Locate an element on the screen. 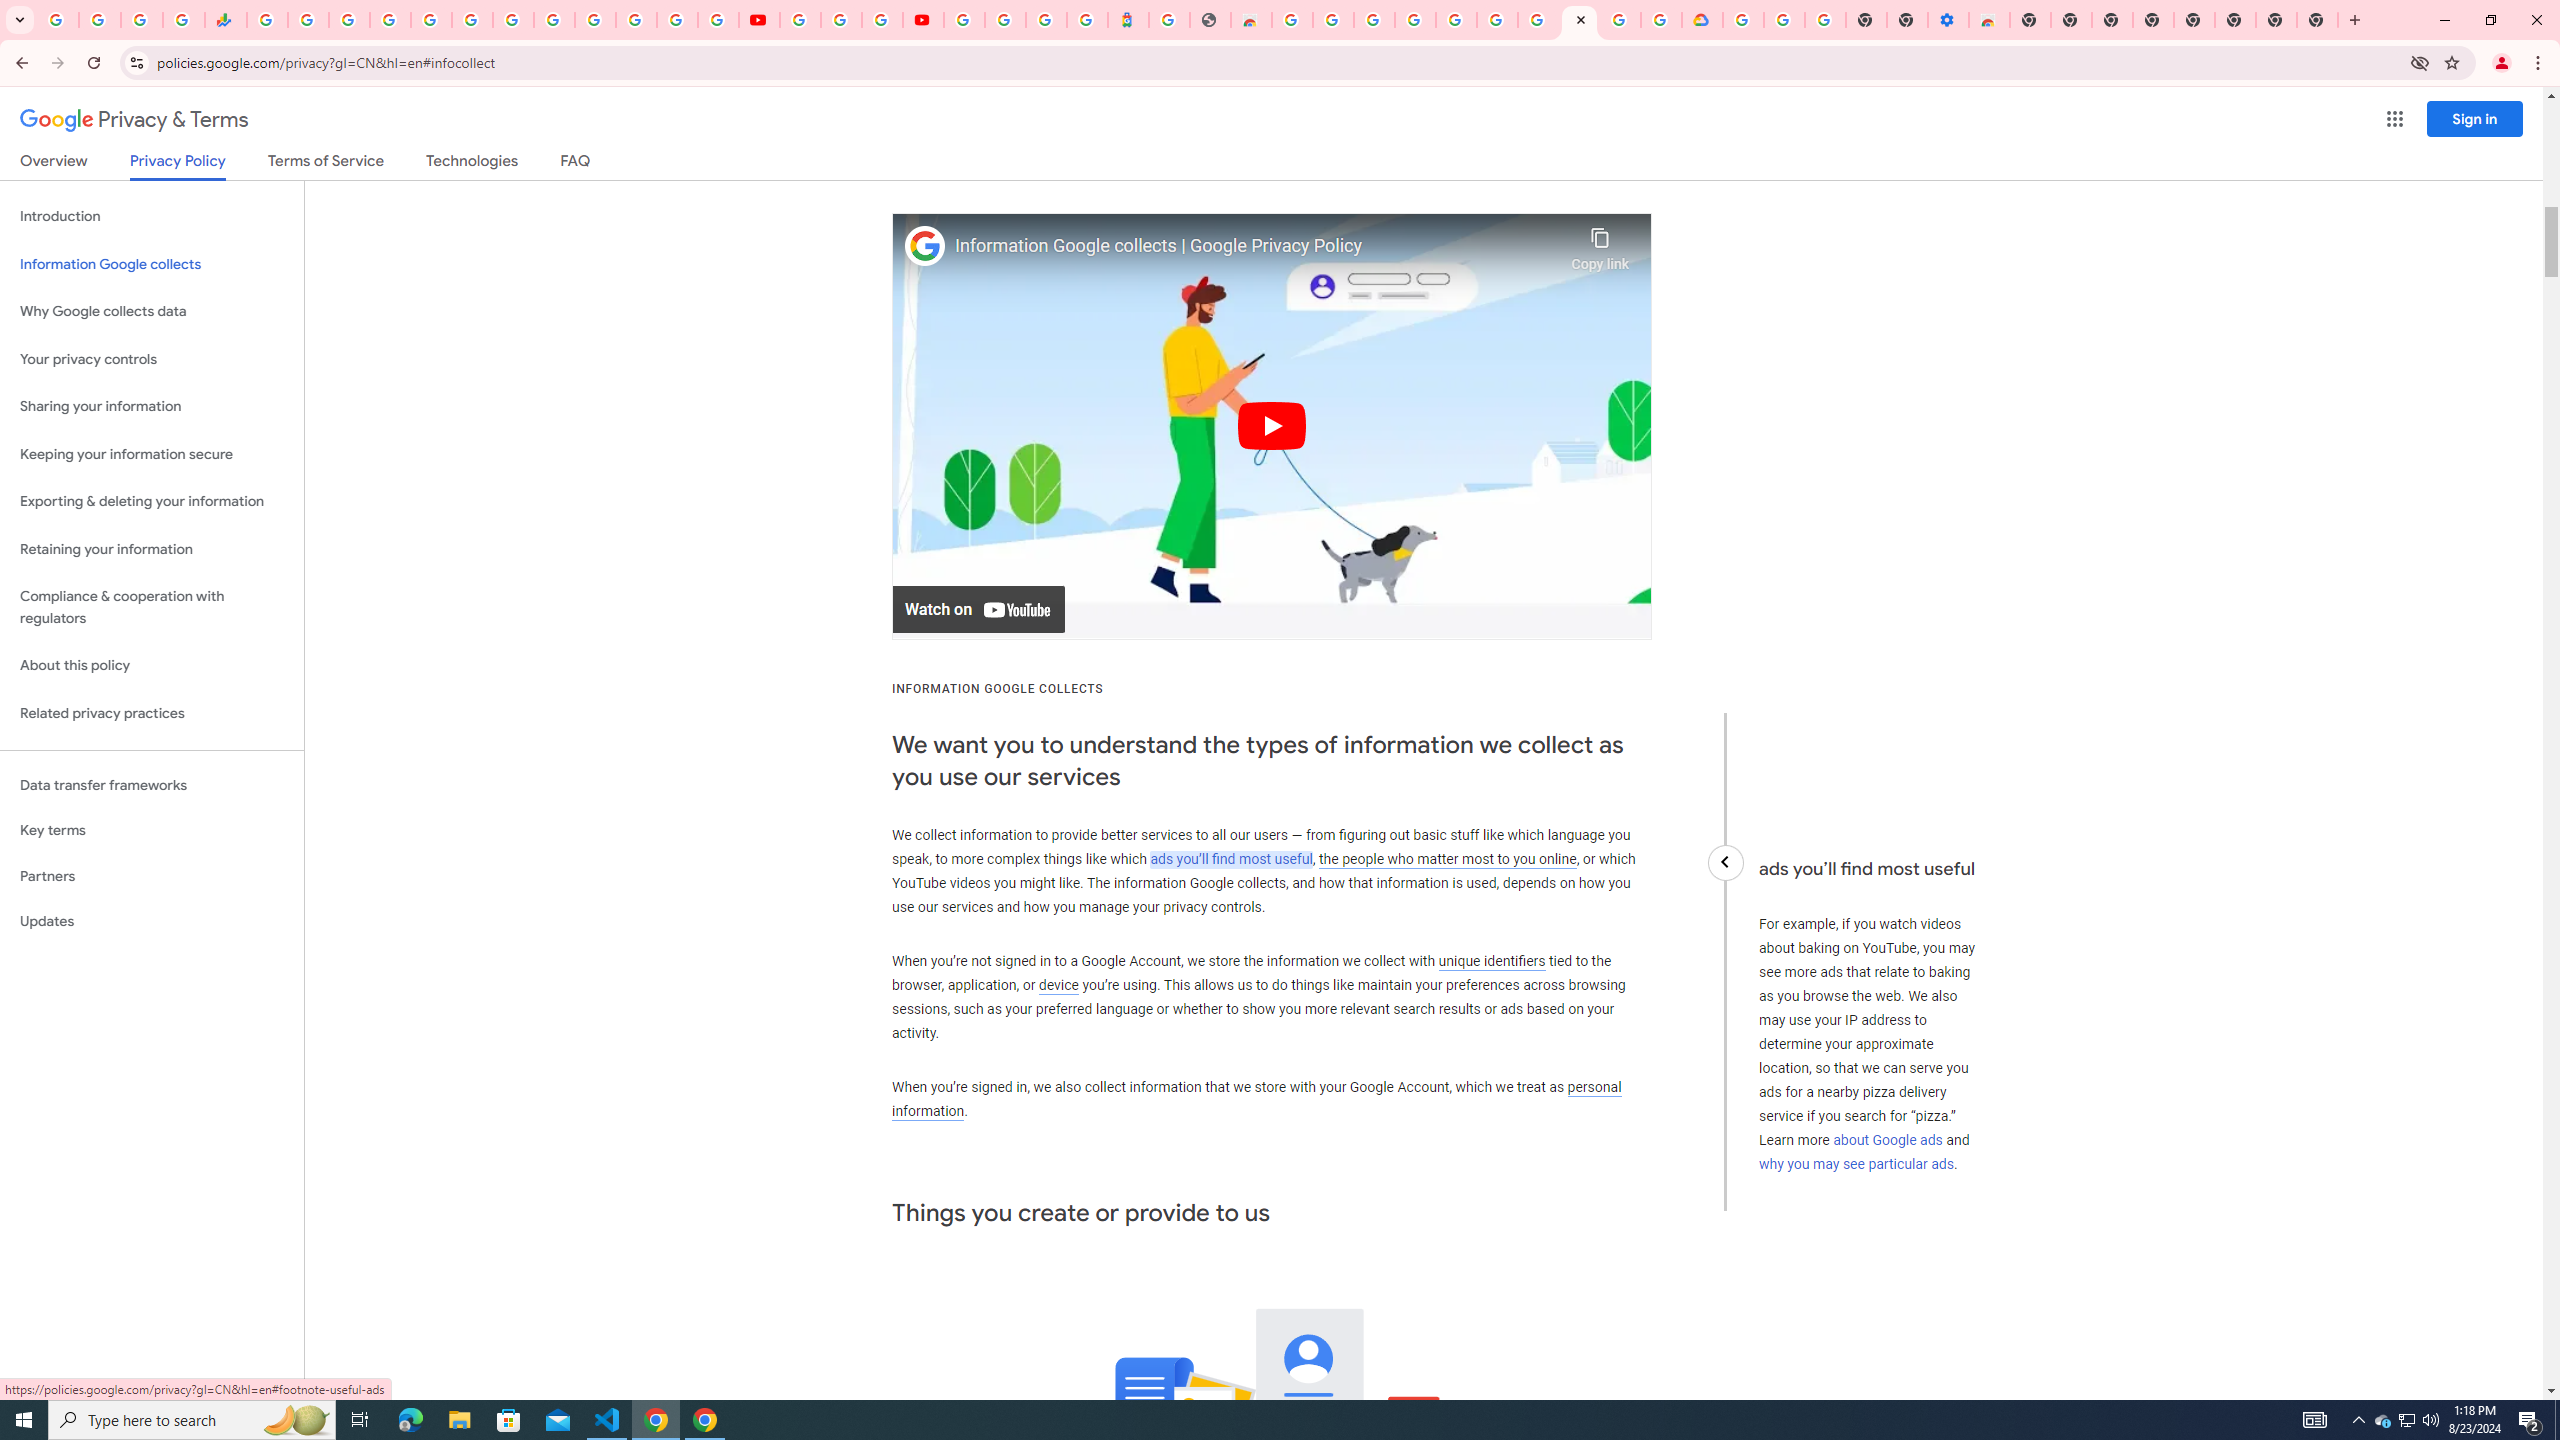 The width and height of the screenshot is (2560, 1440). 'About this policy' is located at coordinates (151, 666).